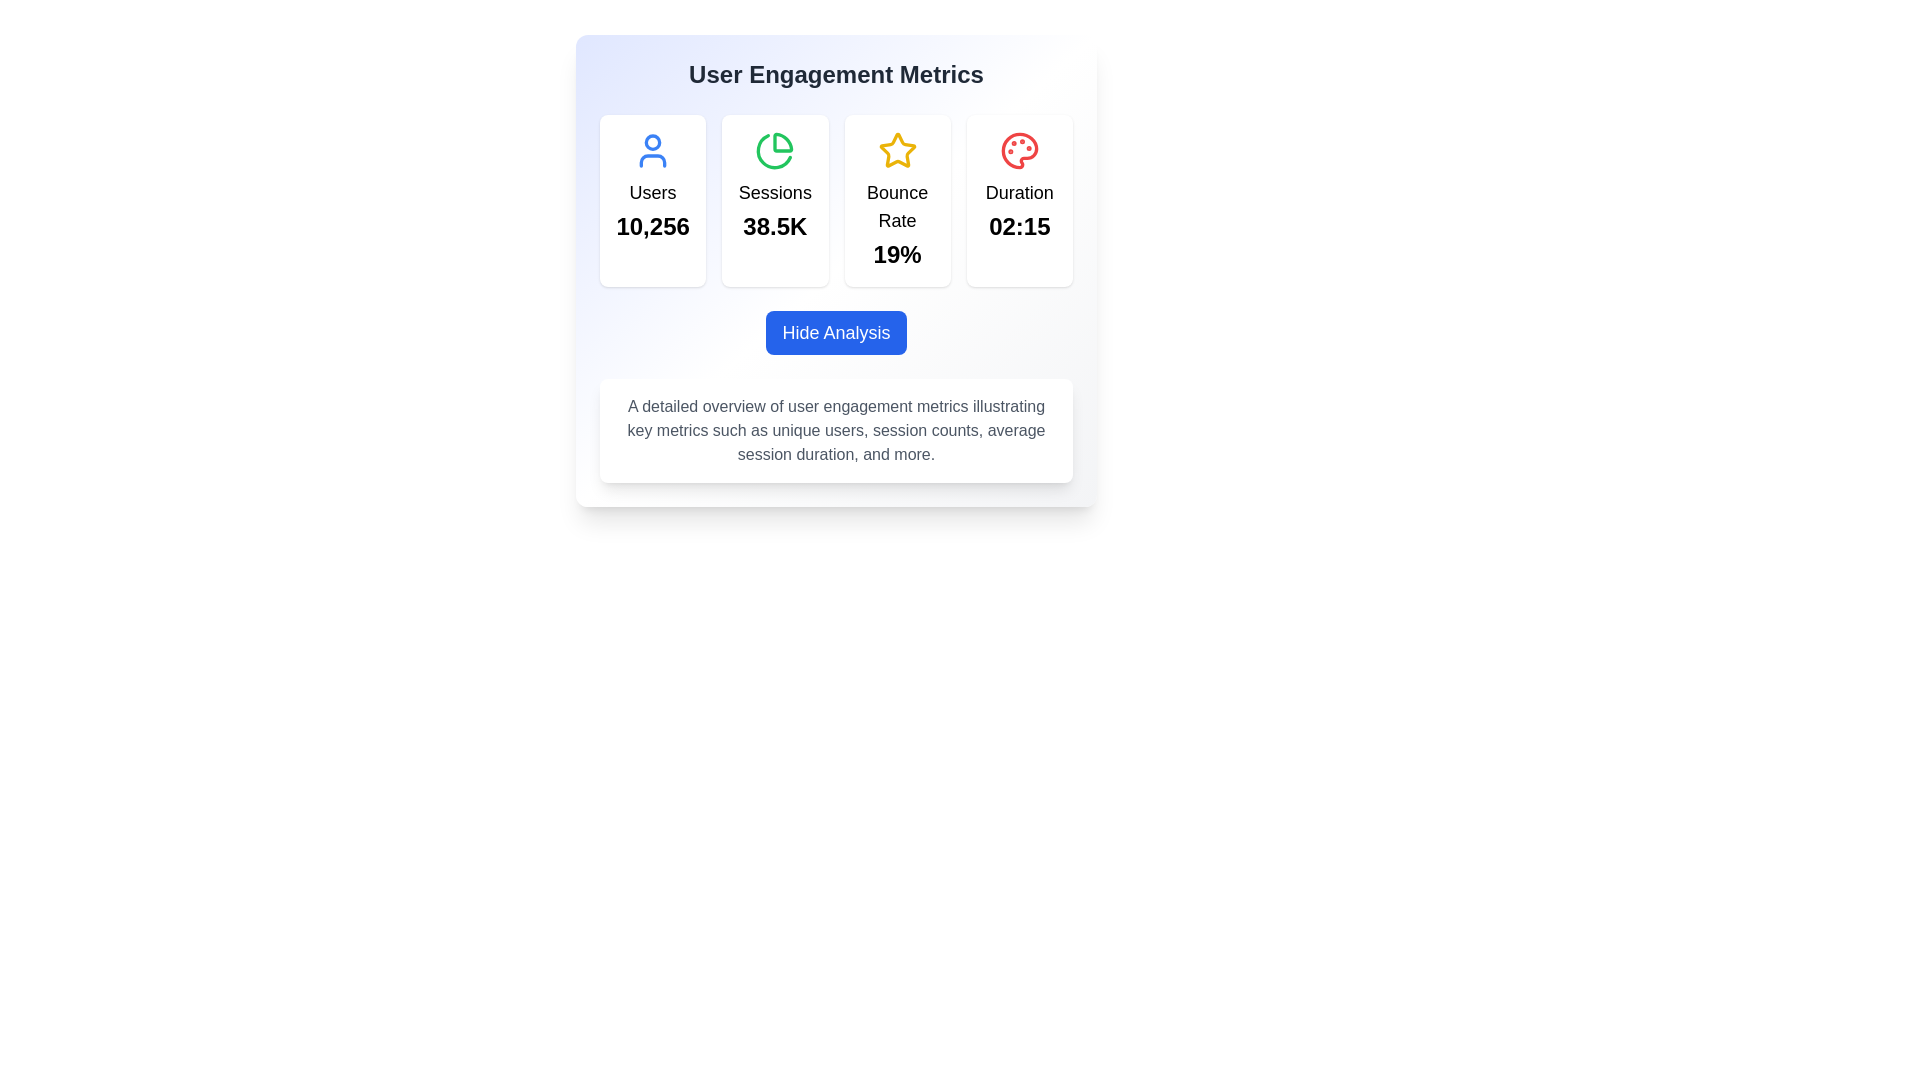 The height and width of the screenshot is (1080, 1920). Describe the element at coordinates (896, 149) in the screenshot. I see `the star icon representing the 'Bounce Rate' metric in the third metric card of the 'User Engagement Metrics' section` at that location.